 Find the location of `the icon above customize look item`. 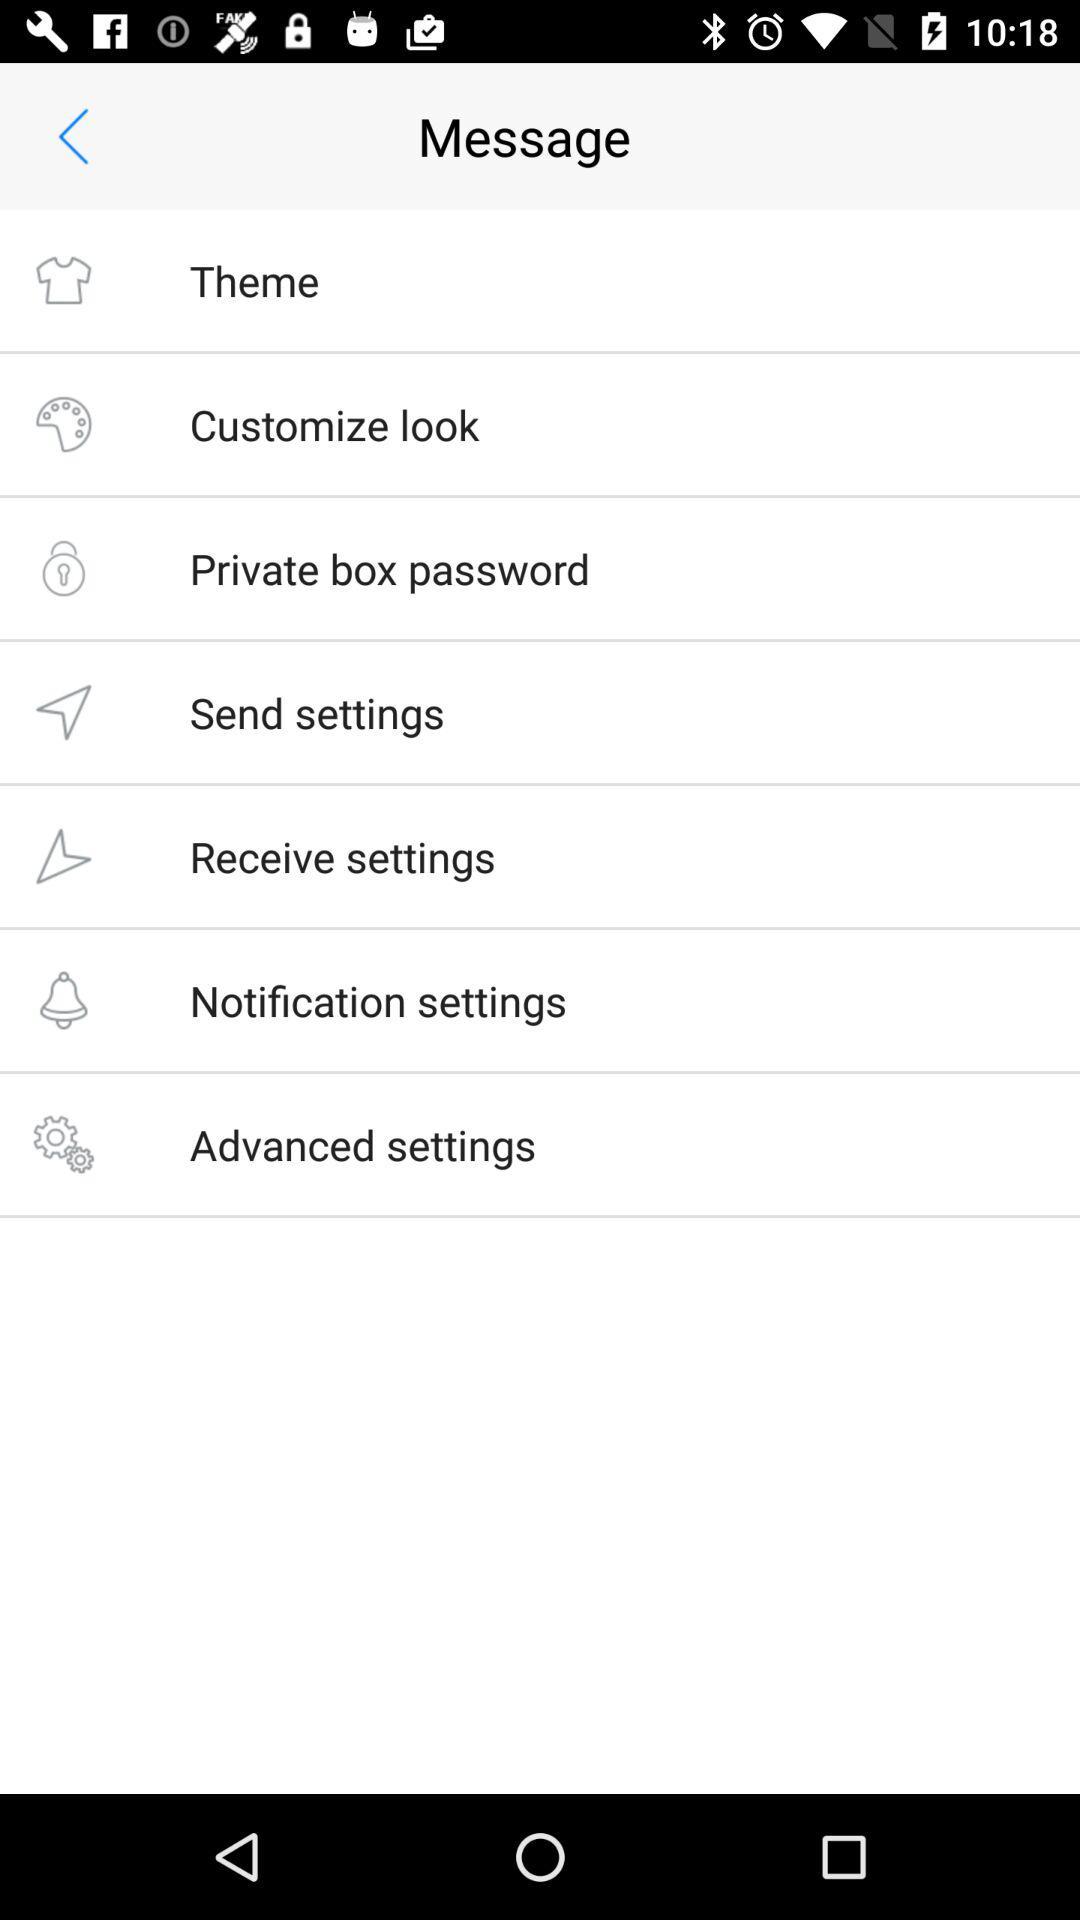

the icon above customize look item is located at coordinates (253, 279).